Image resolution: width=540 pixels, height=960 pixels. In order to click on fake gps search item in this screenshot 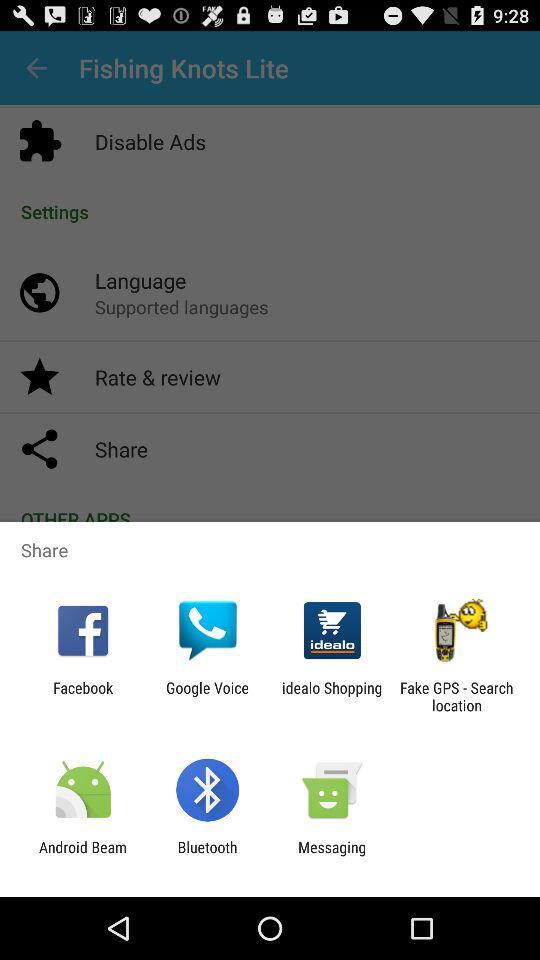, I will do `click(456, 696)`.